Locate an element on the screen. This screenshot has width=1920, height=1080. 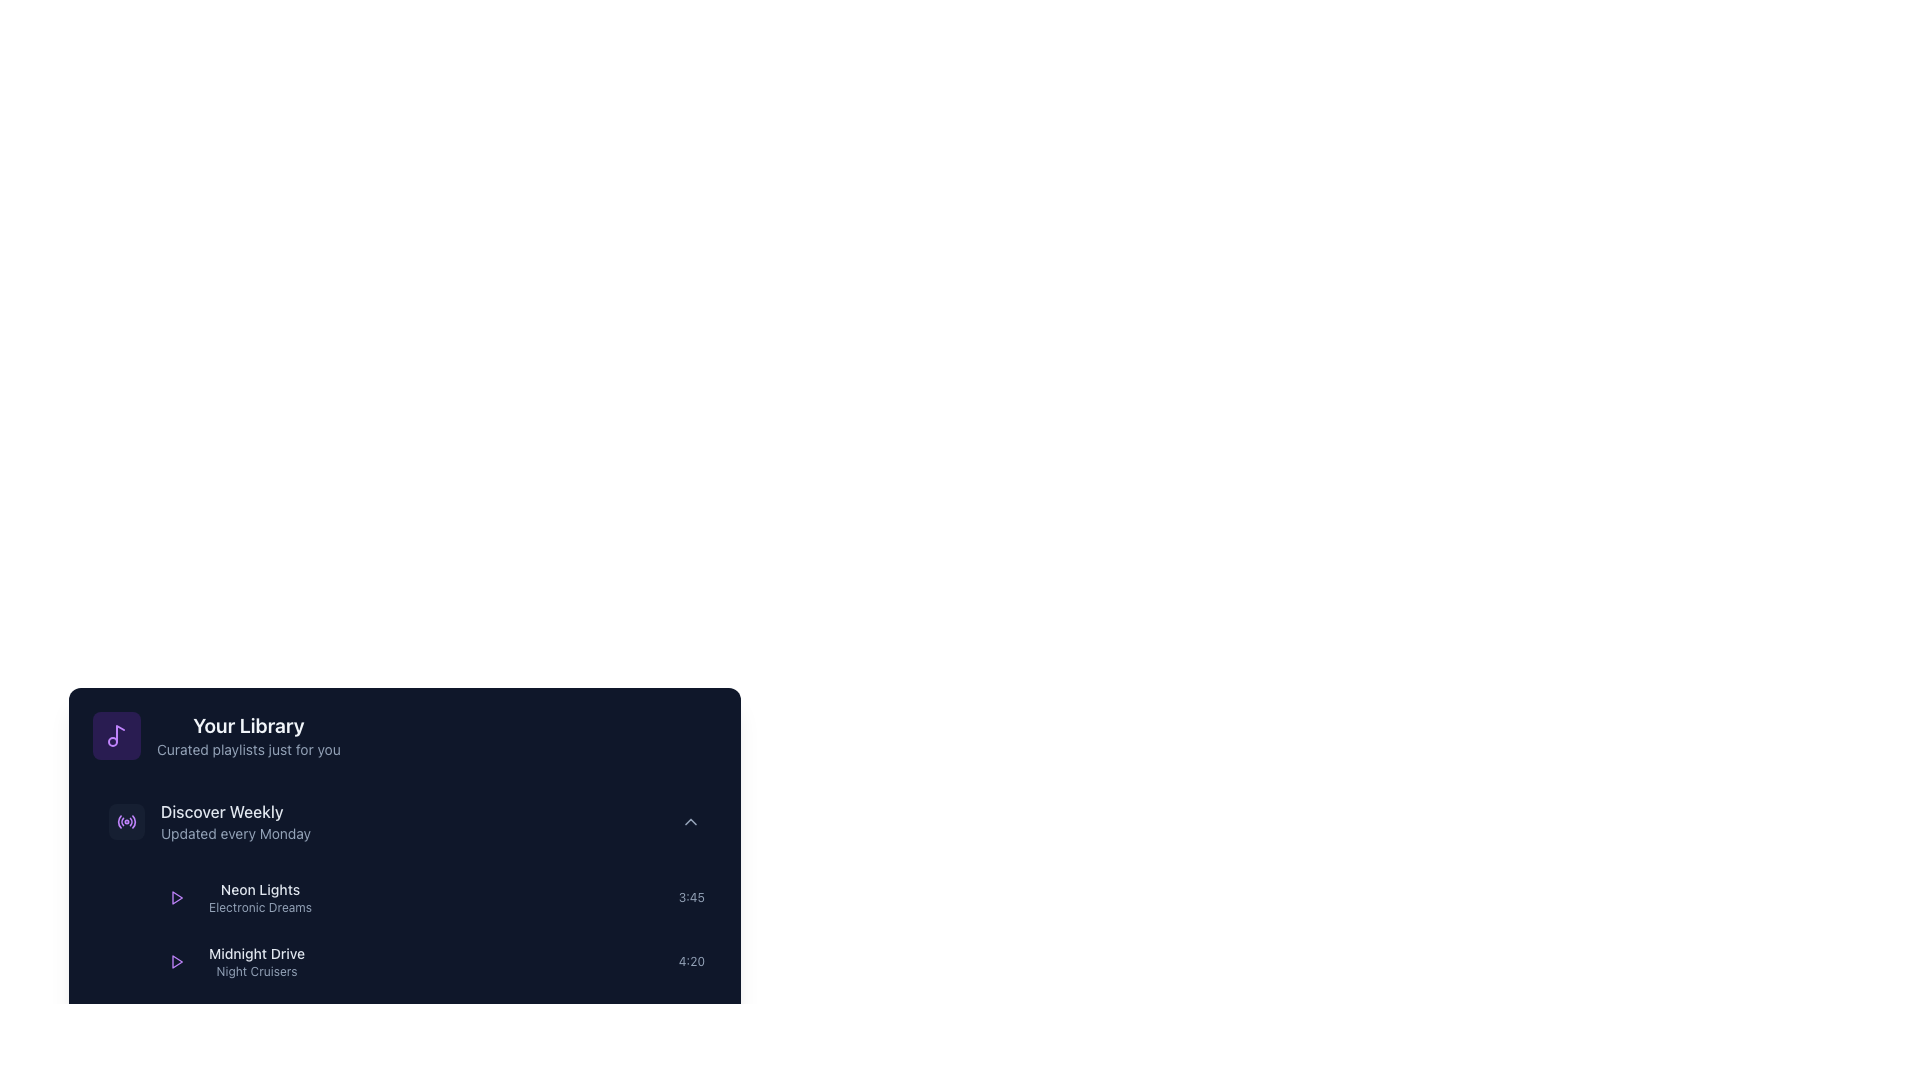
the text label that serves as the title for a music track or playlist, located in the second playlist item from 'Discover Weekly' under 'Your Library', positioned above another text label and to the right of a play icon is located at coordinates (256, 952).